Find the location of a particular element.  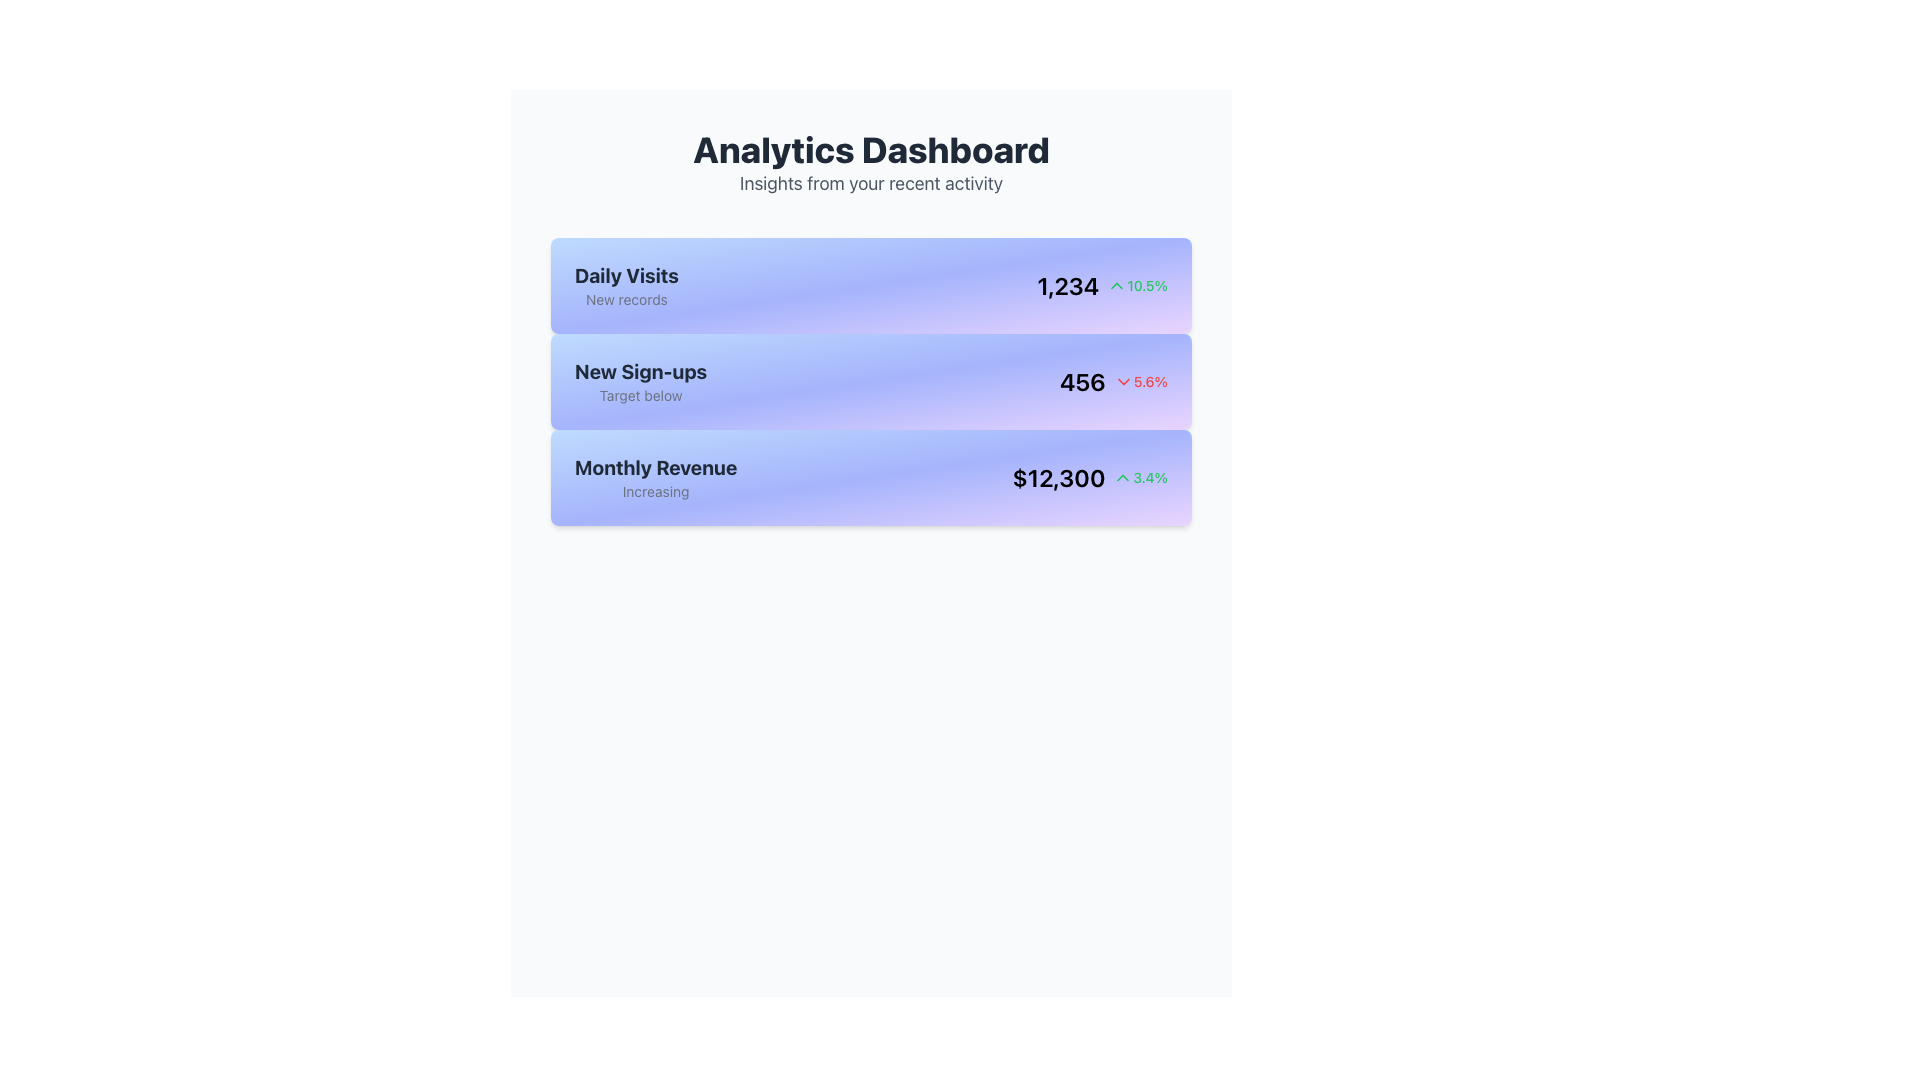

Text and Icon Display showing the numeric value '4565.6%' with a red downward arrow icon, located in the right section of the 'New Sign-ups' component is located at coordinates (1112, 381).